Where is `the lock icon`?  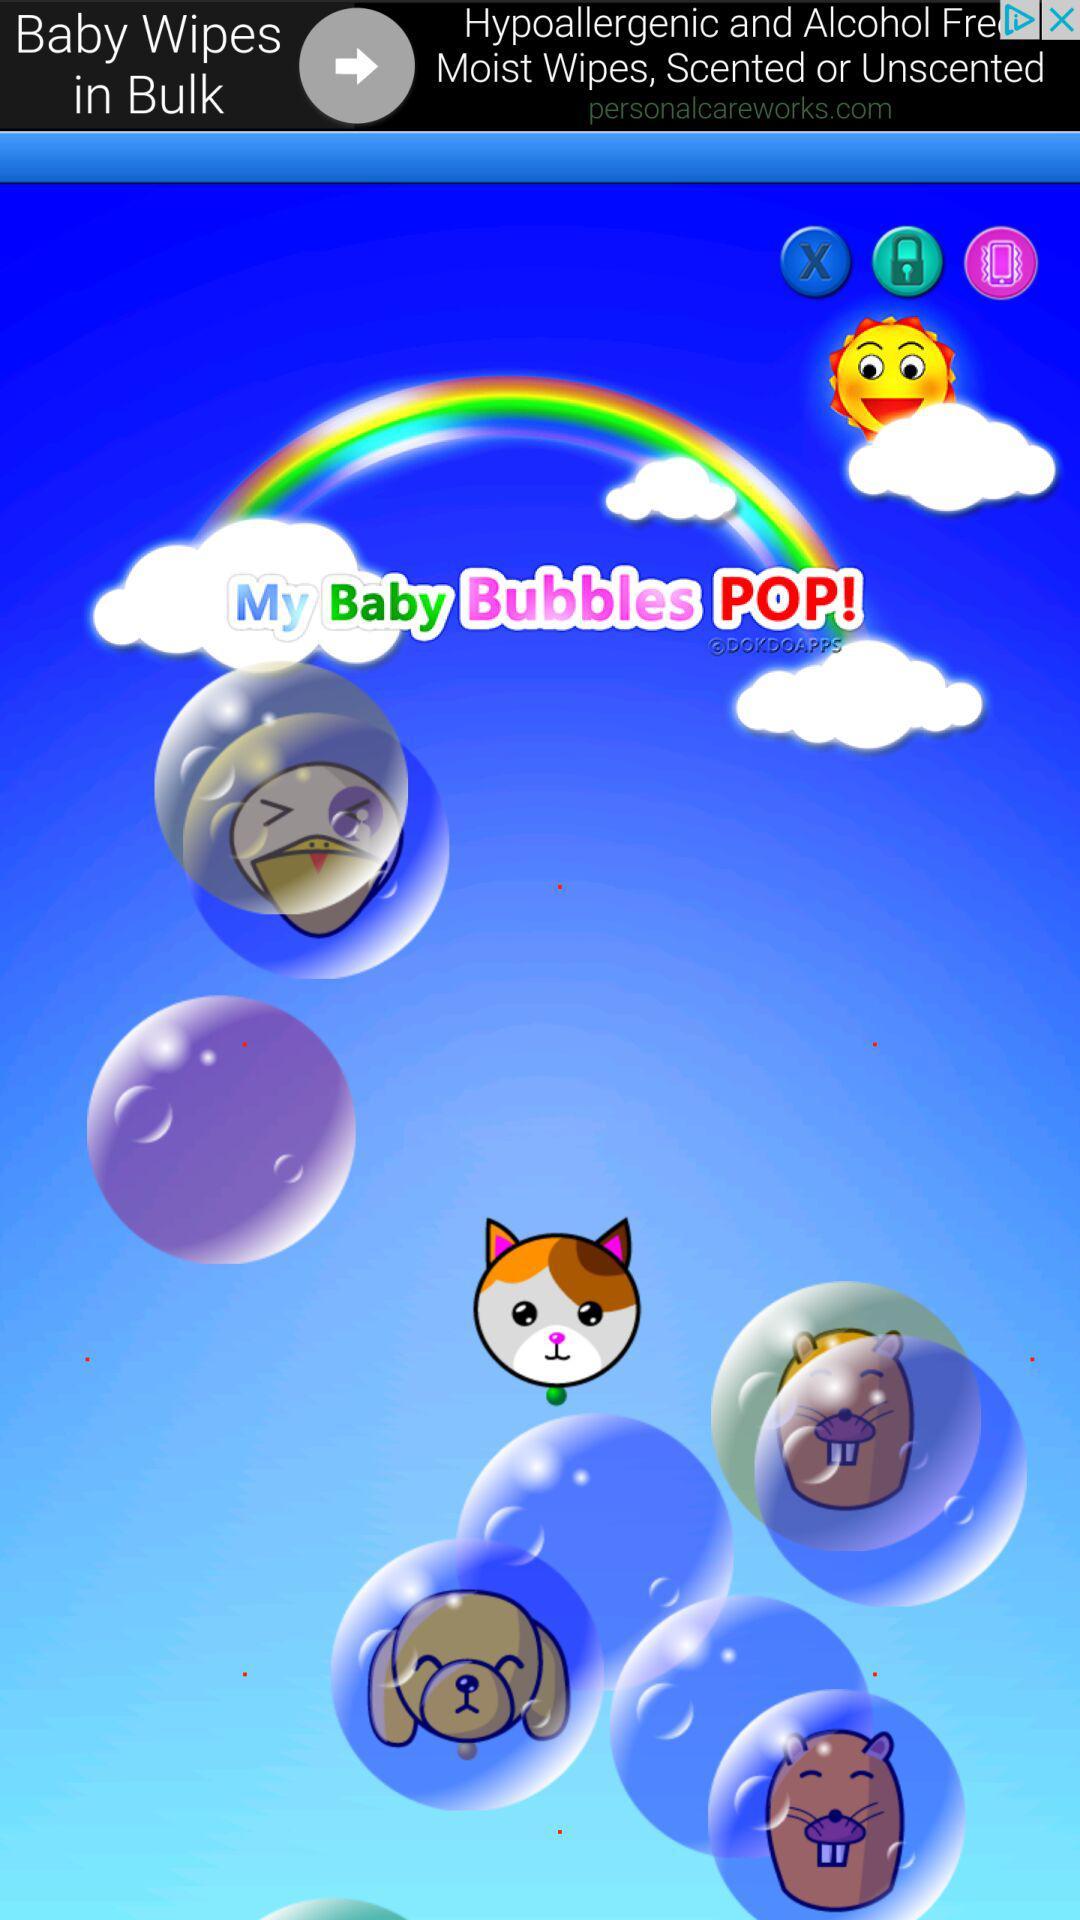 the lock icon is located at coordinates (908, 261).